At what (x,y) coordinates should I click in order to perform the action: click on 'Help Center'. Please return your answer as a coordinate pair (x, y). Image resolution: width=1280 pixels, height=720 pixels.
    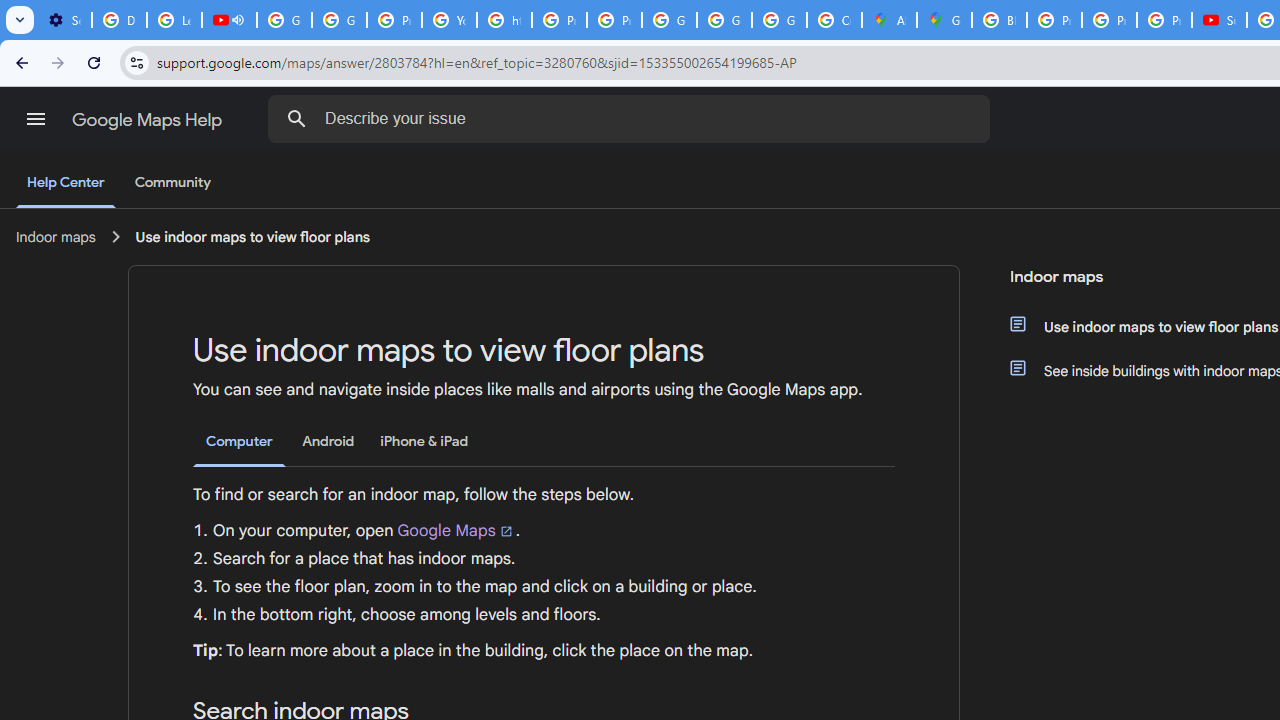
    Looking at the image, I should click on (65, 183).